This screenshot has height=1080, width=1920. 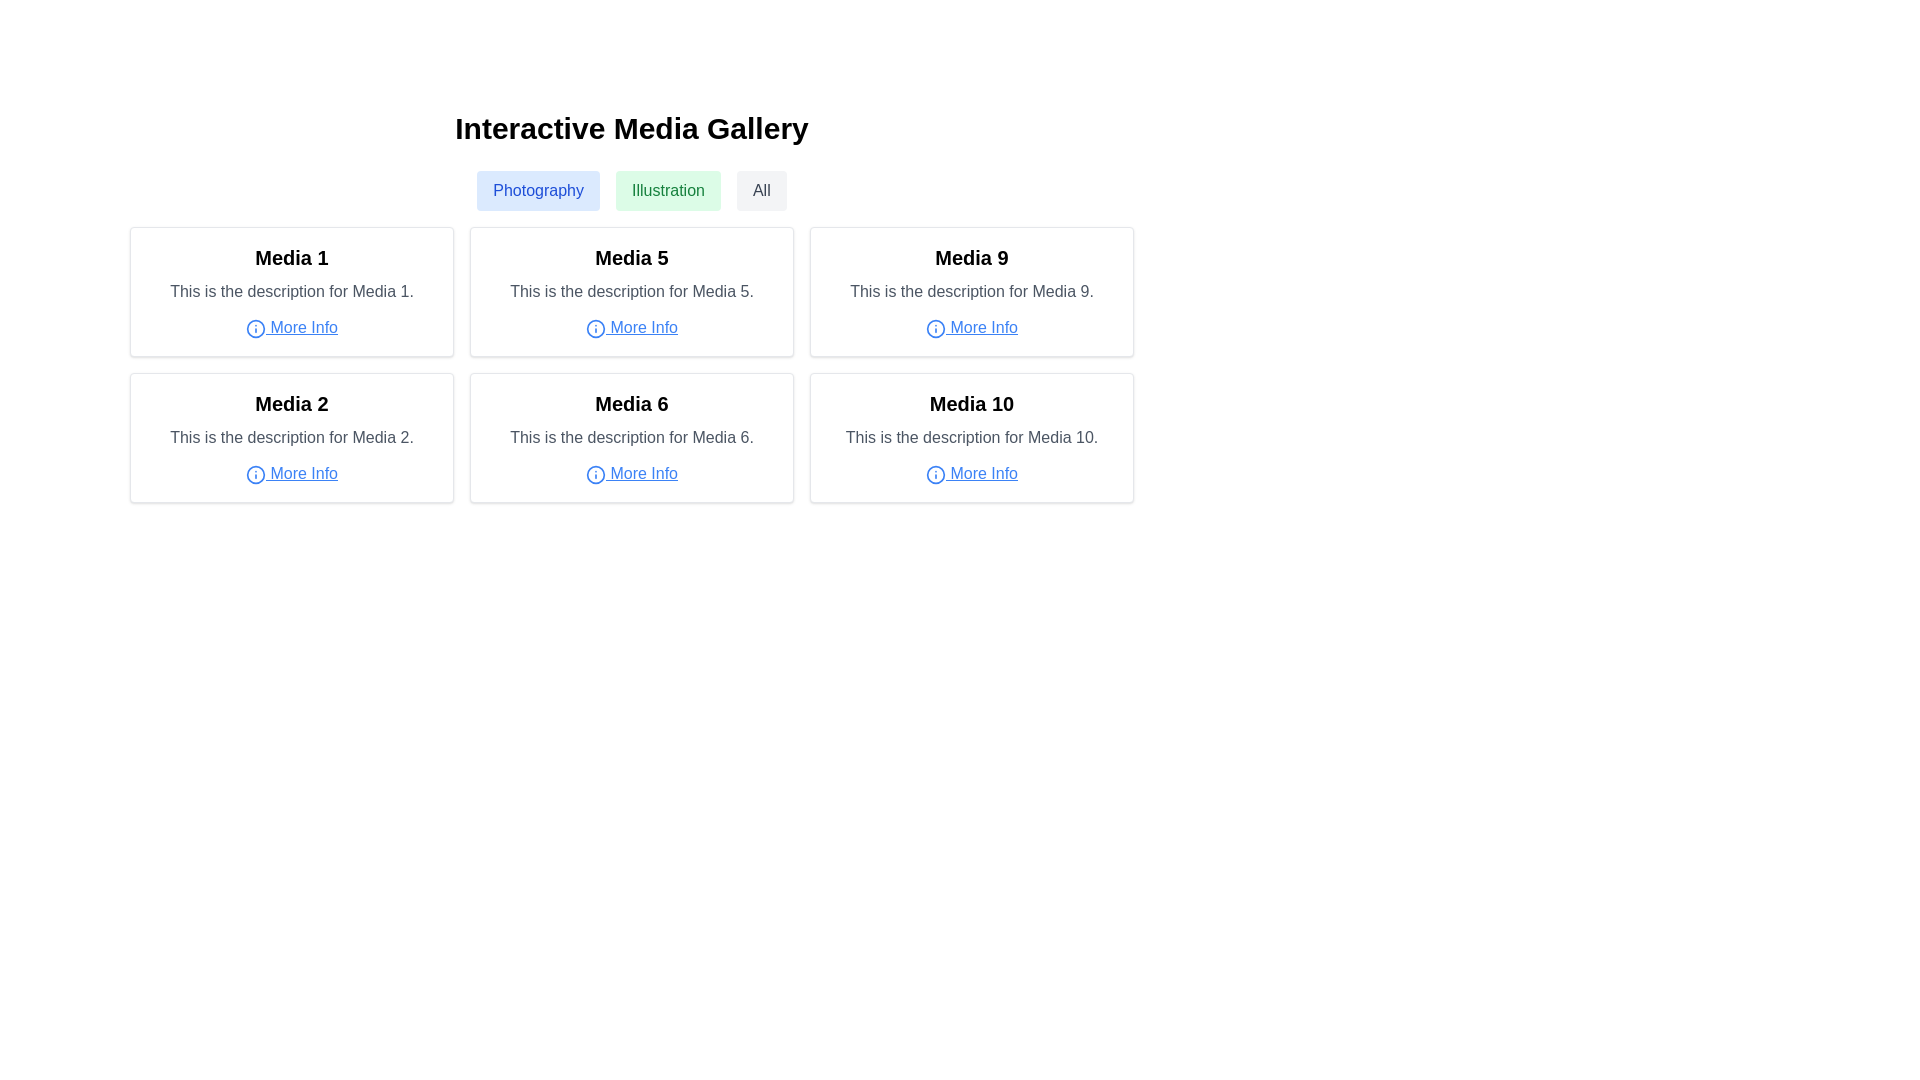 I want to click on the SVG Circle that represents the 'info' icon located in the 'More Info' section below 'Media 9', so click(x=935, y=327).